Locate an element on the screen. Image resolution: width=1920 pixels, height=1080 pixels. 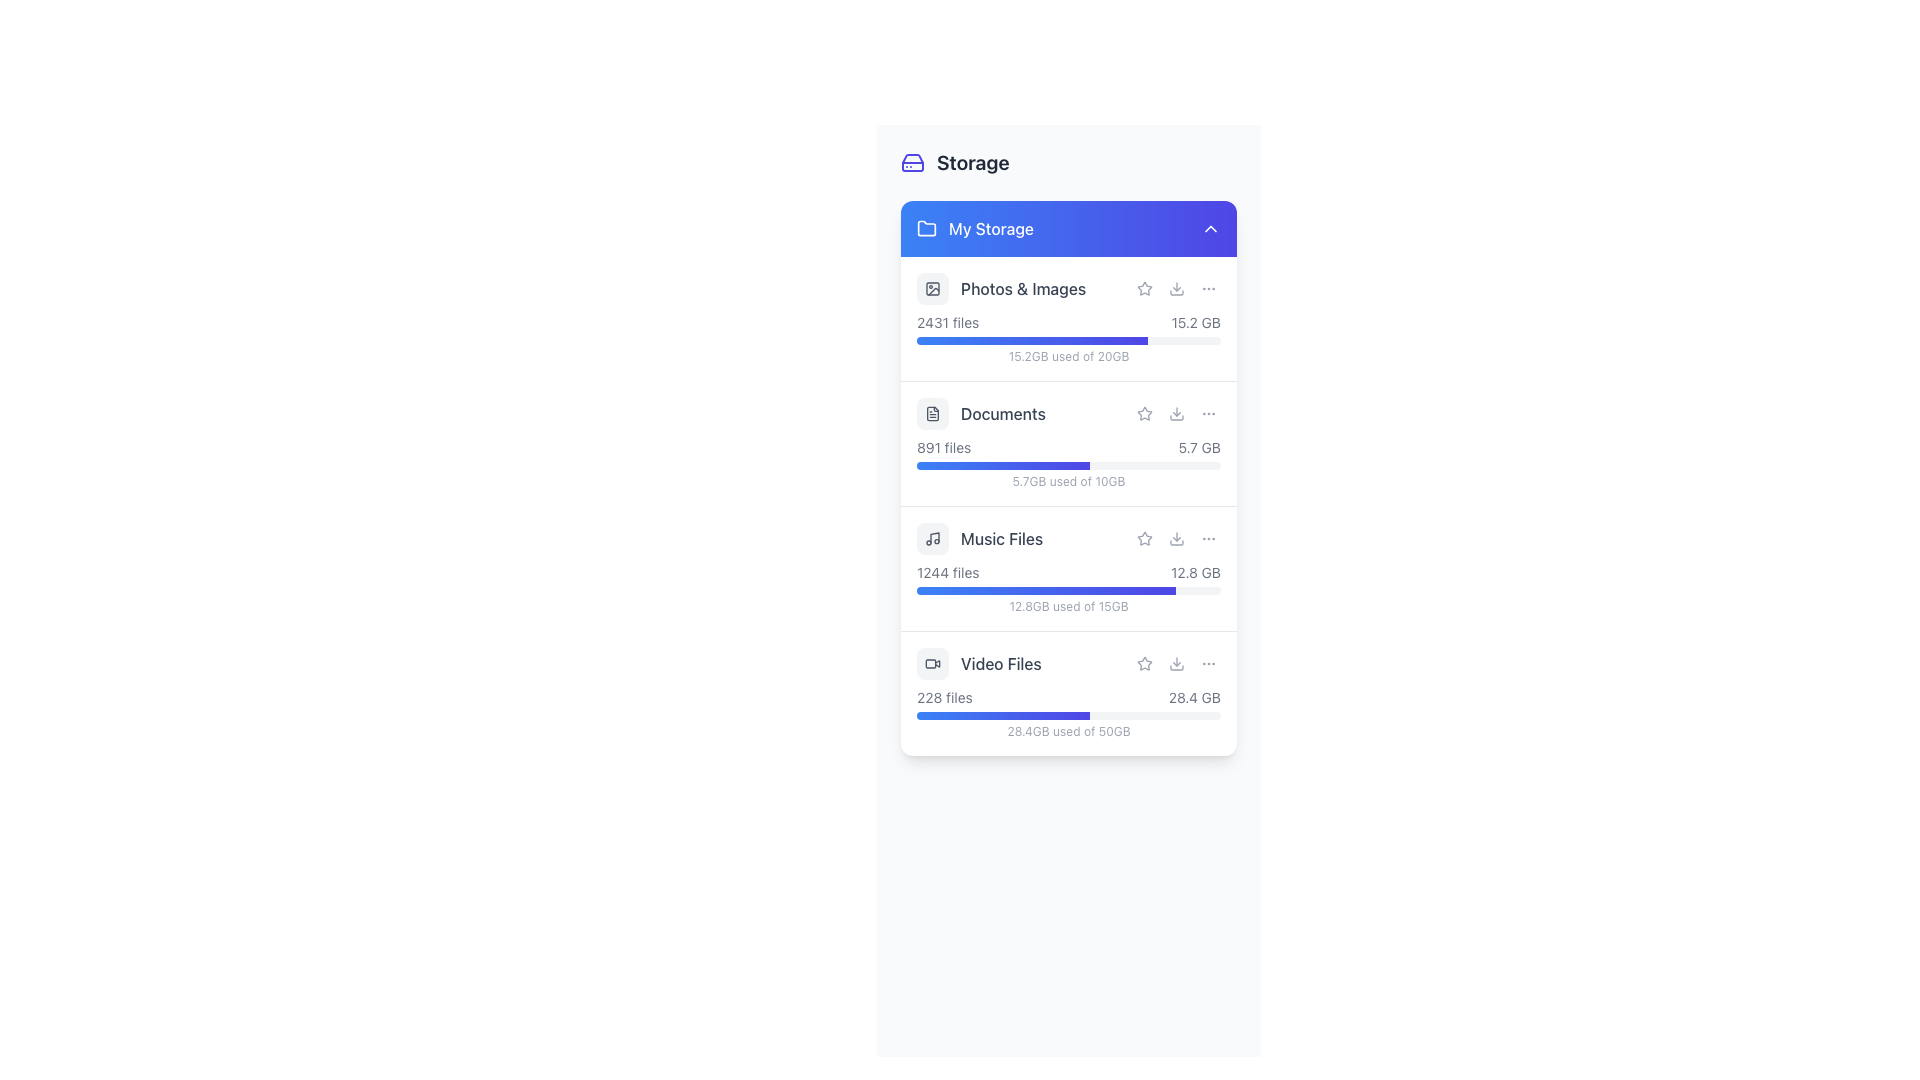
the static text label that indicates the number of files in the 'Music Files' category, which is located on the left section of the row titled 'Music Files', under 'Documents', and above 'Video Files' is located at coordinates (947, 573).